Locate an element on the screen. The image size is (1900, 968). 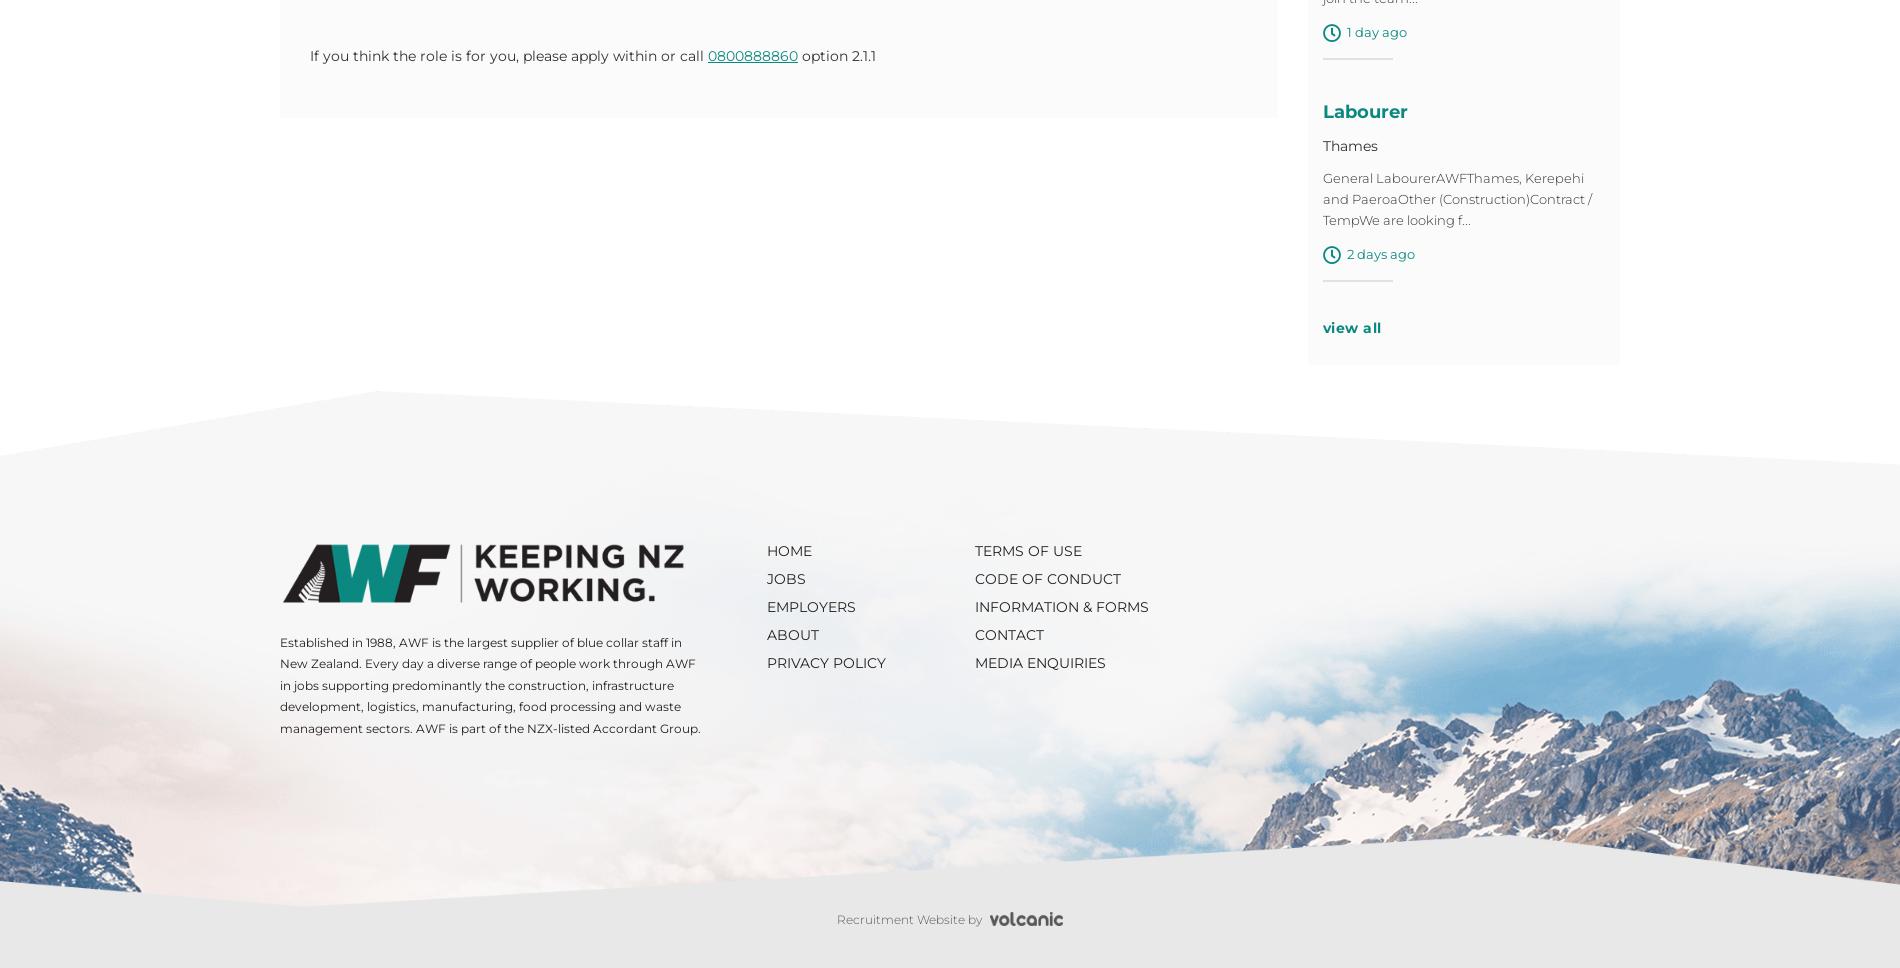
'Information & Forms' is located at coordinates (973, 610).